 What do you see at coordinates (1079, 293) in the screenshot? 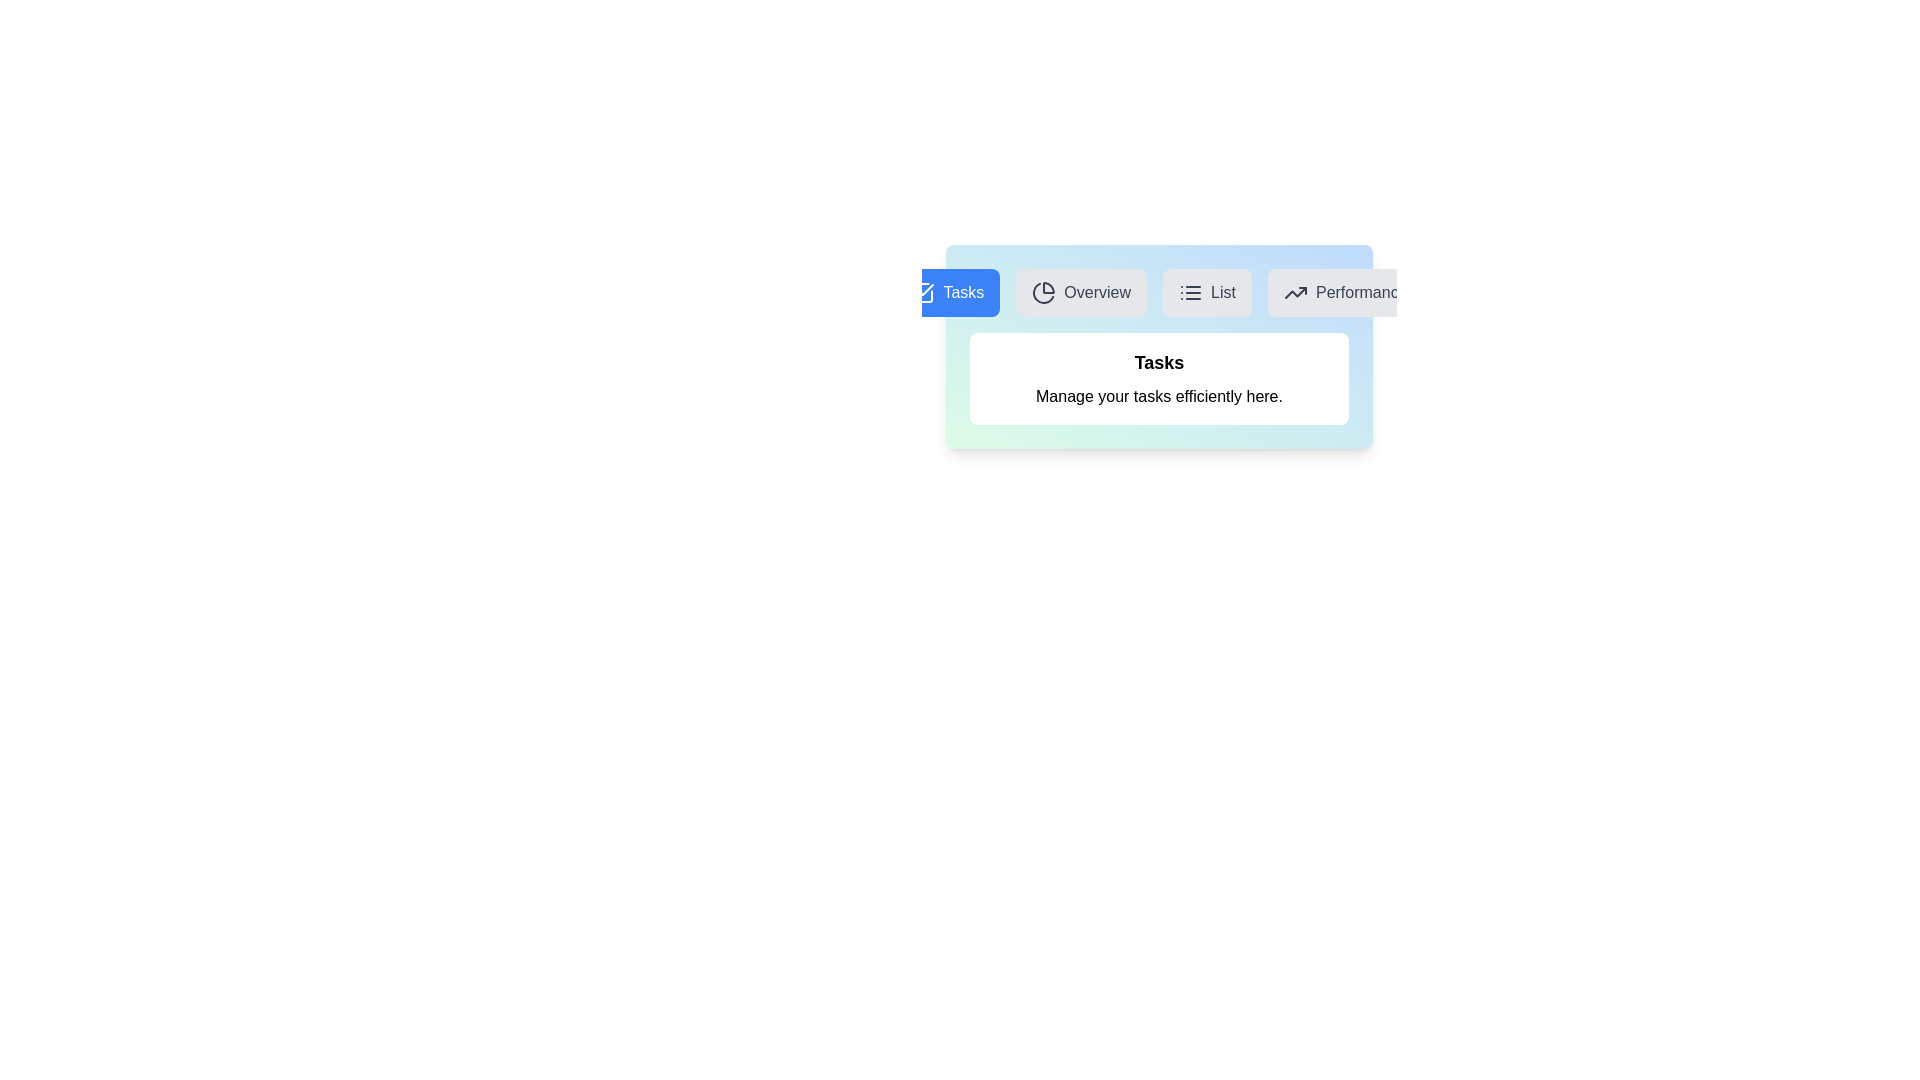
I see `the Overview tab` at bounding box center [1079, 293].